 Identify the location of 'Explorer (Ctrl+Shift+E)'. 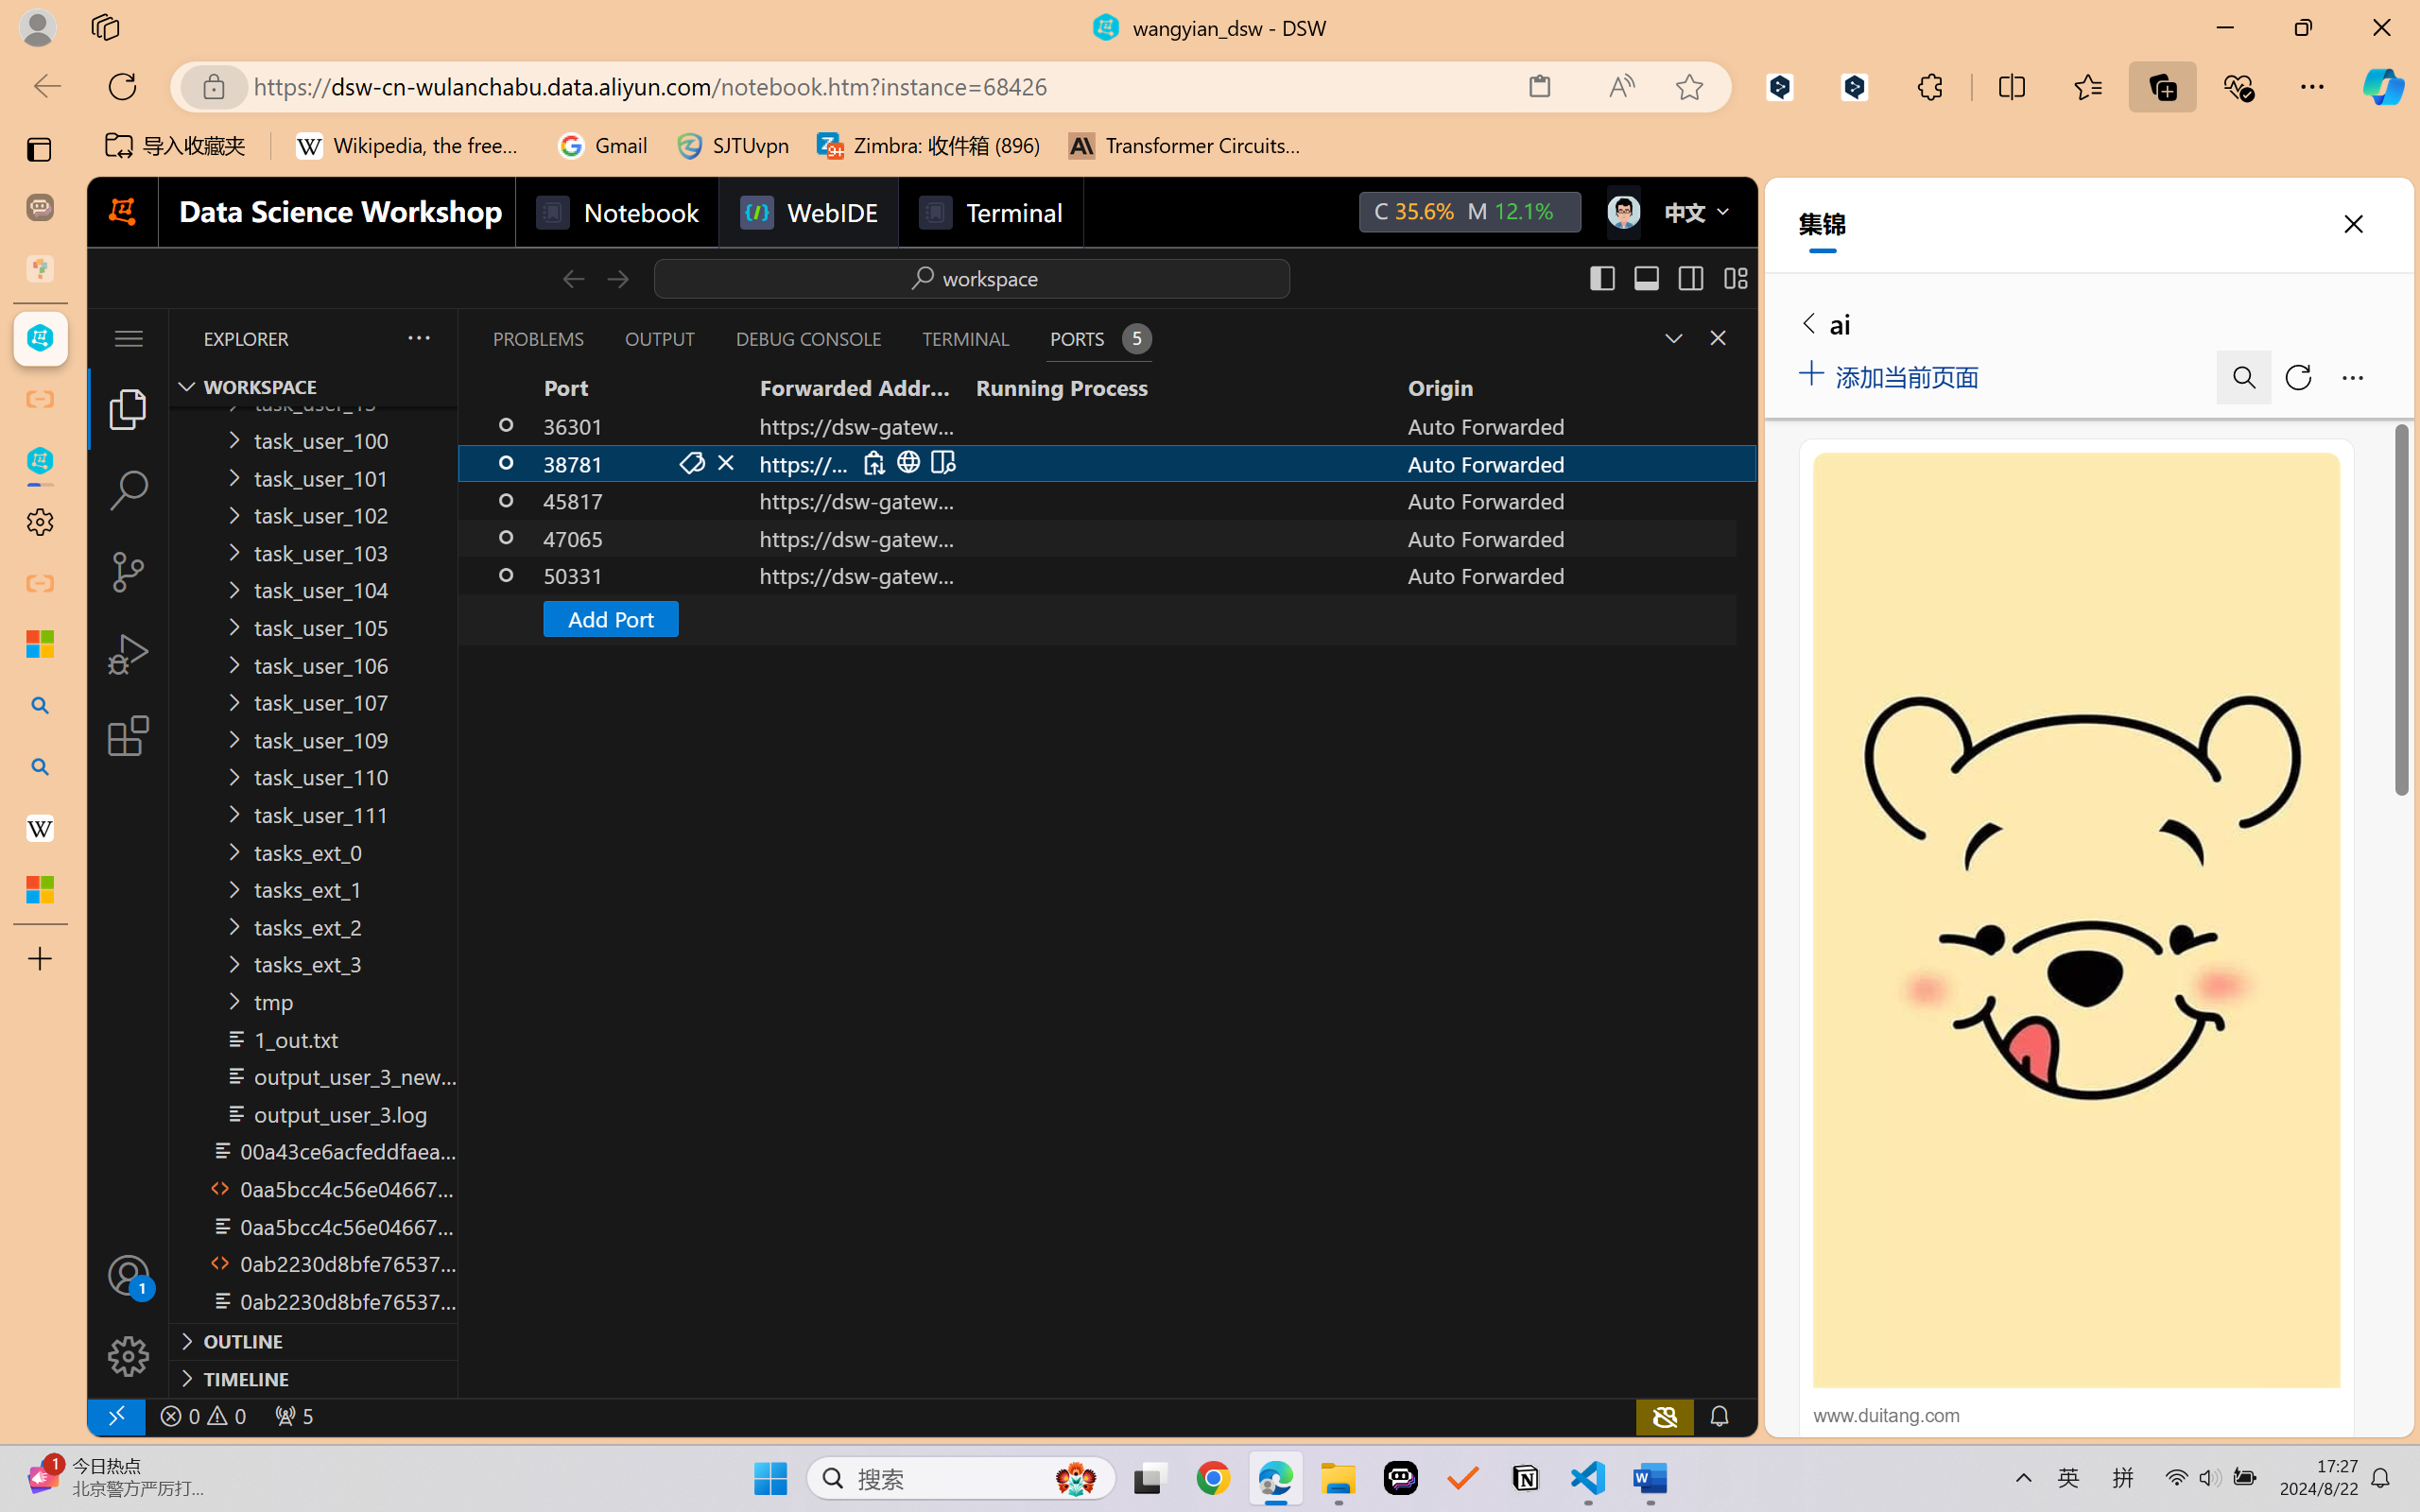
(127, 407).